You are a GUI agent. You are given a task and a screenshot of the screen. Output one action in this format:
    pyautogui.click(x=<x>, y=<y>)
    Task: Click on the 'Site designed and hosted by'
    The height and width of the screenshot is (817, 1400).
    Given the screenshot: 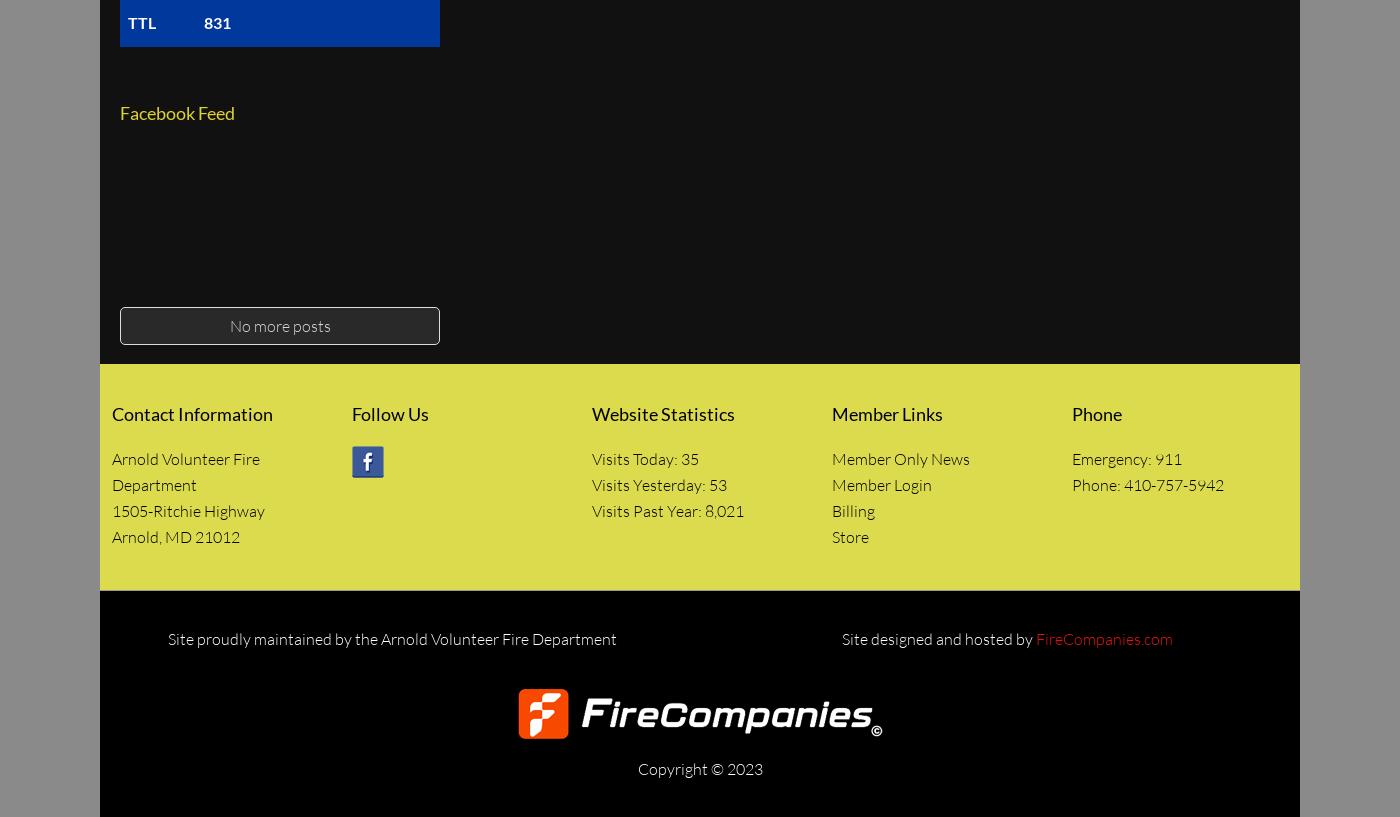 What is the action you would take?
    pyautogui.click(x=841, y=637)
    